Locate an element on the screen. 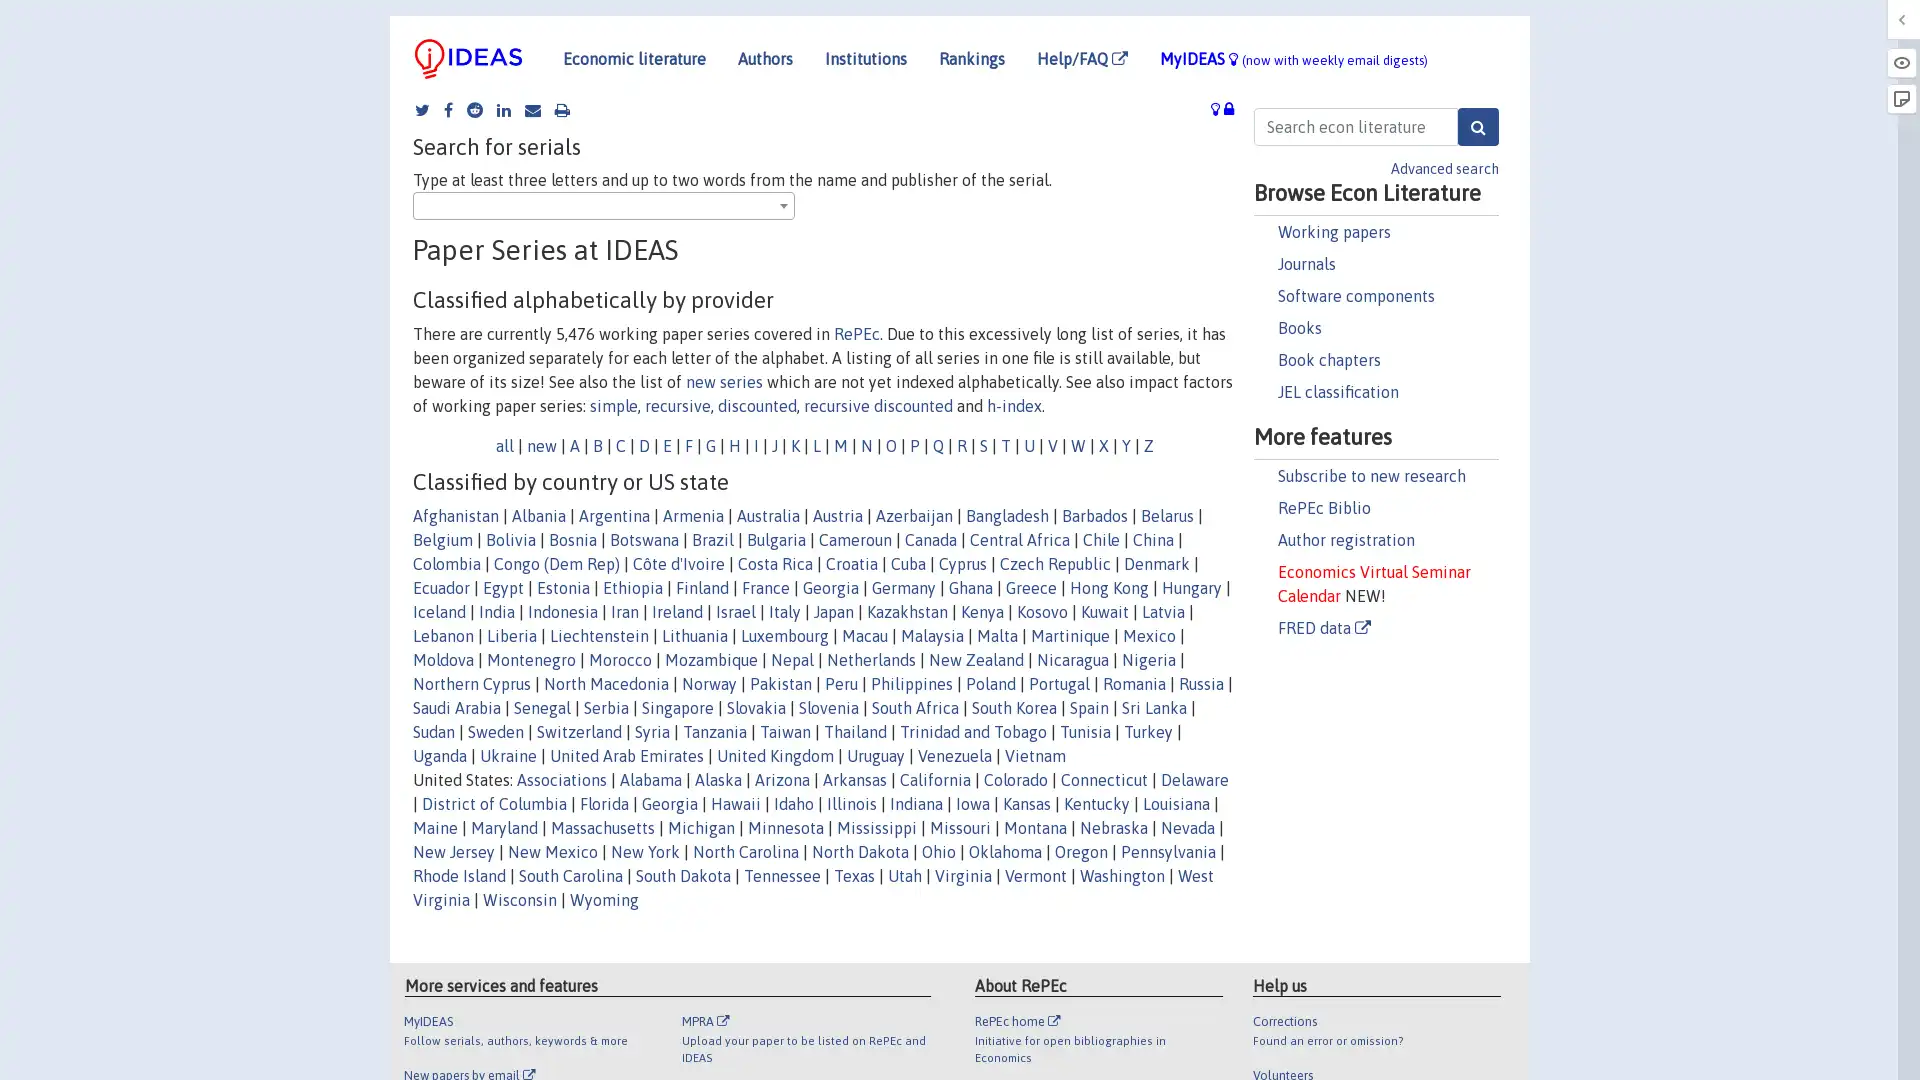 The width and height of the screenshot is (1920, 1080). New page note is located at coordinates (1900, 99).